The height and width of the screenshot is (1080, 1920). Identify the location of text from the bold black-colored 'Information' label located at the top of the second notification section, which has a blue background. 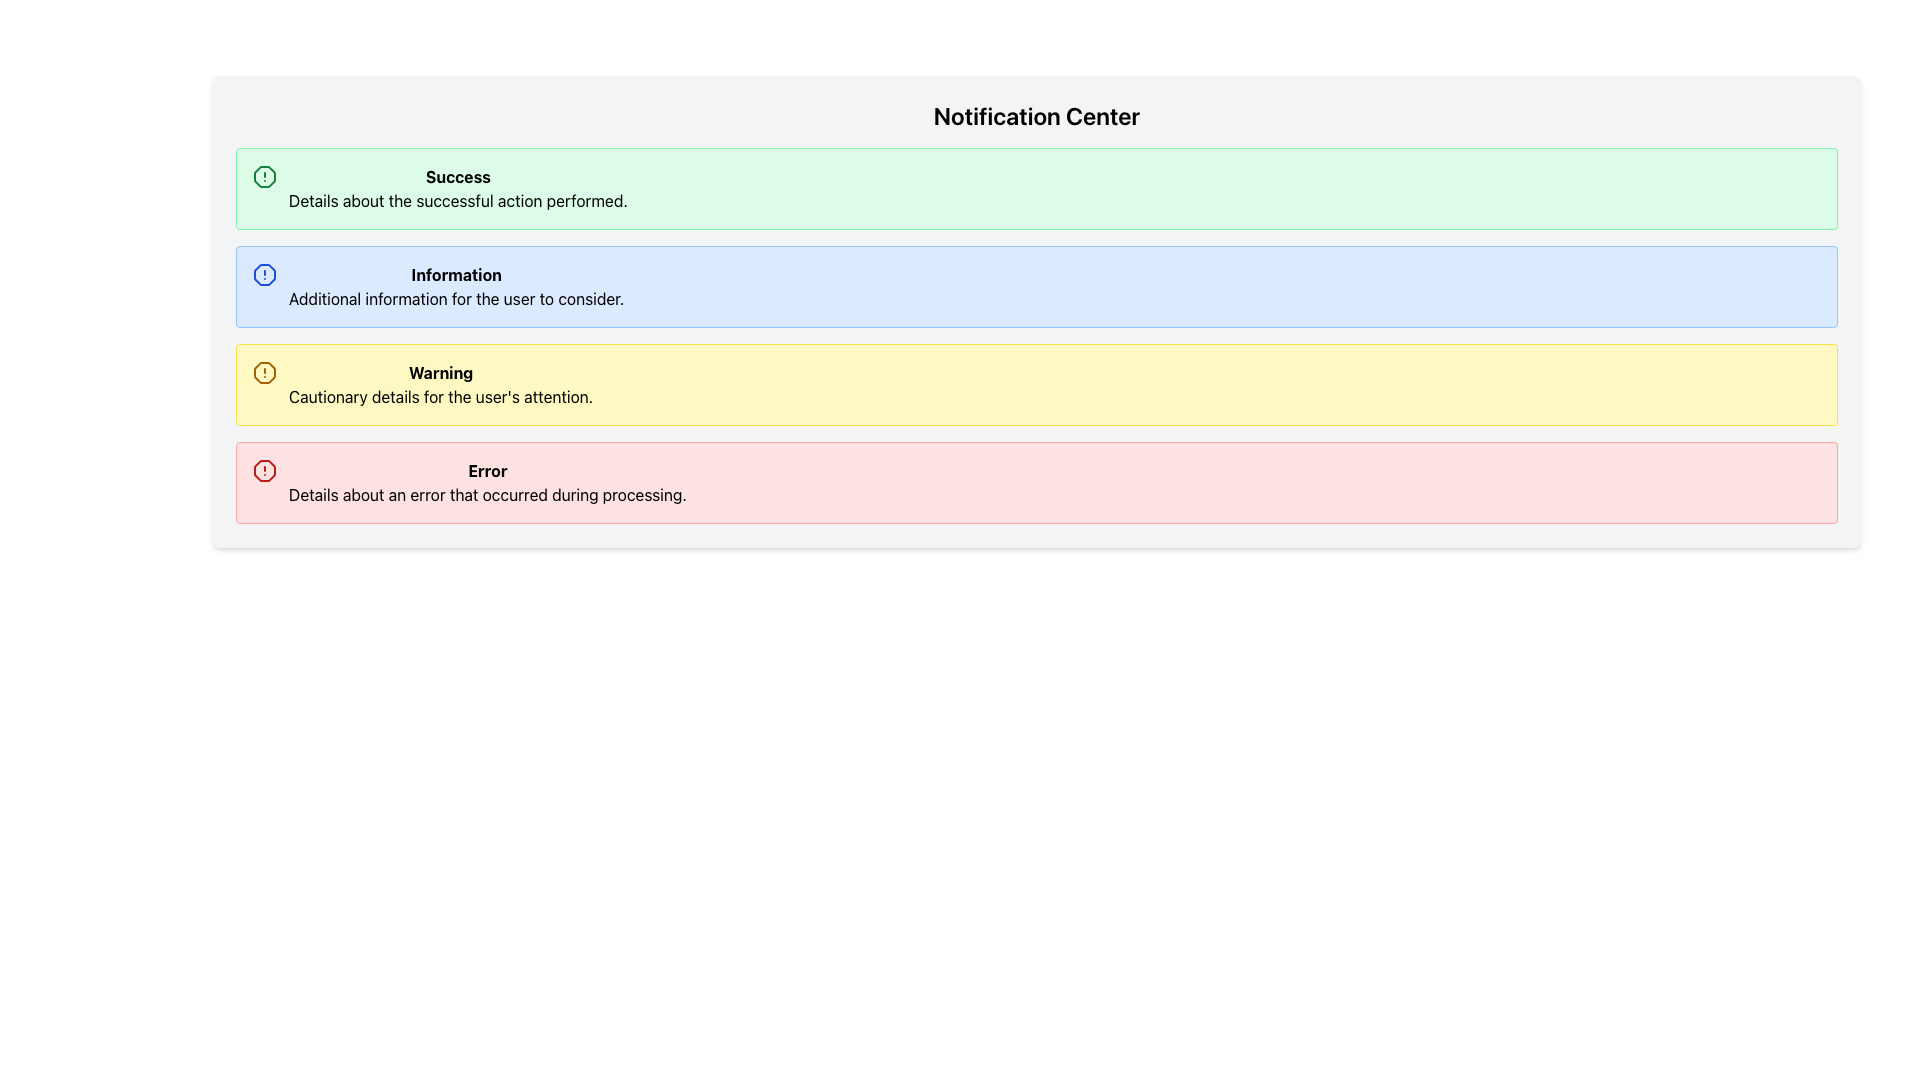
(455, 274).